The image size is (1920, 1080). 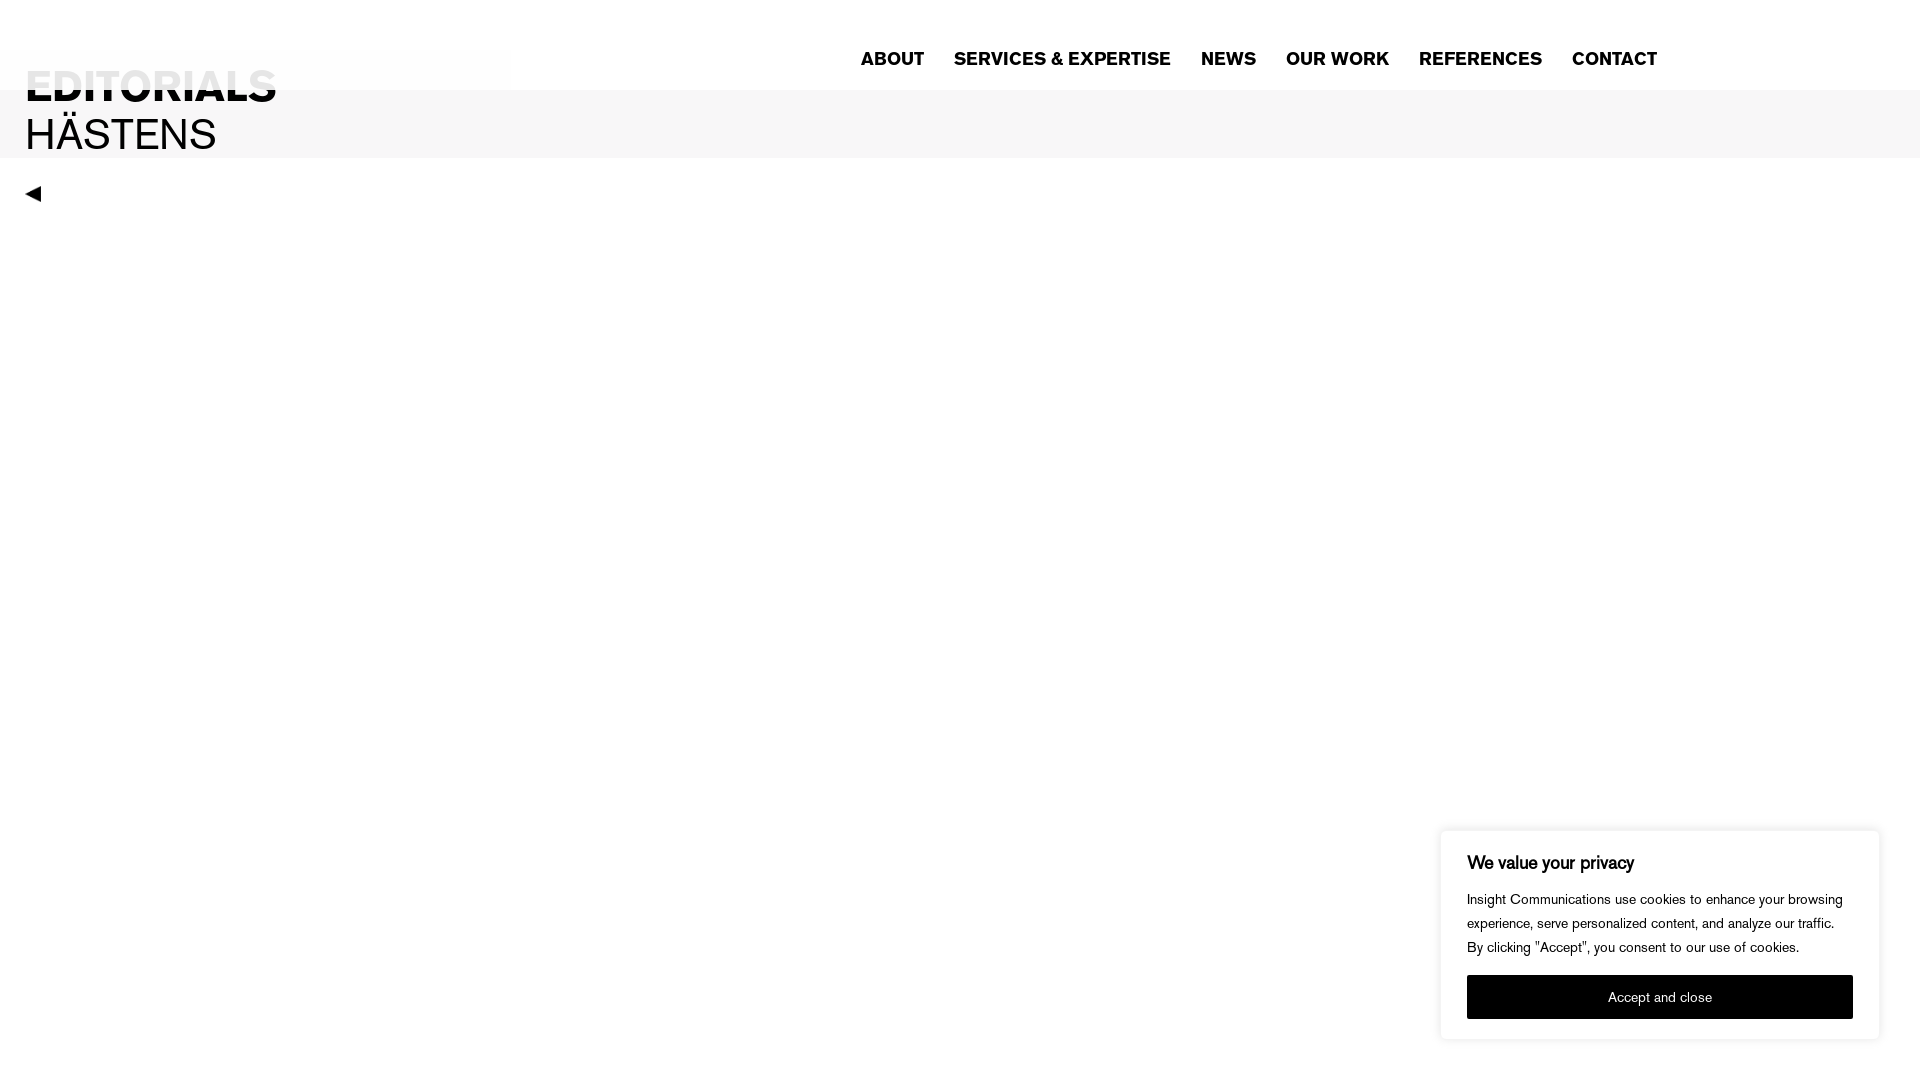 What do you see at coordinates (1227, 62) in the screenshot?
I see `'NEWS'` at bounding box center [1227, 62].